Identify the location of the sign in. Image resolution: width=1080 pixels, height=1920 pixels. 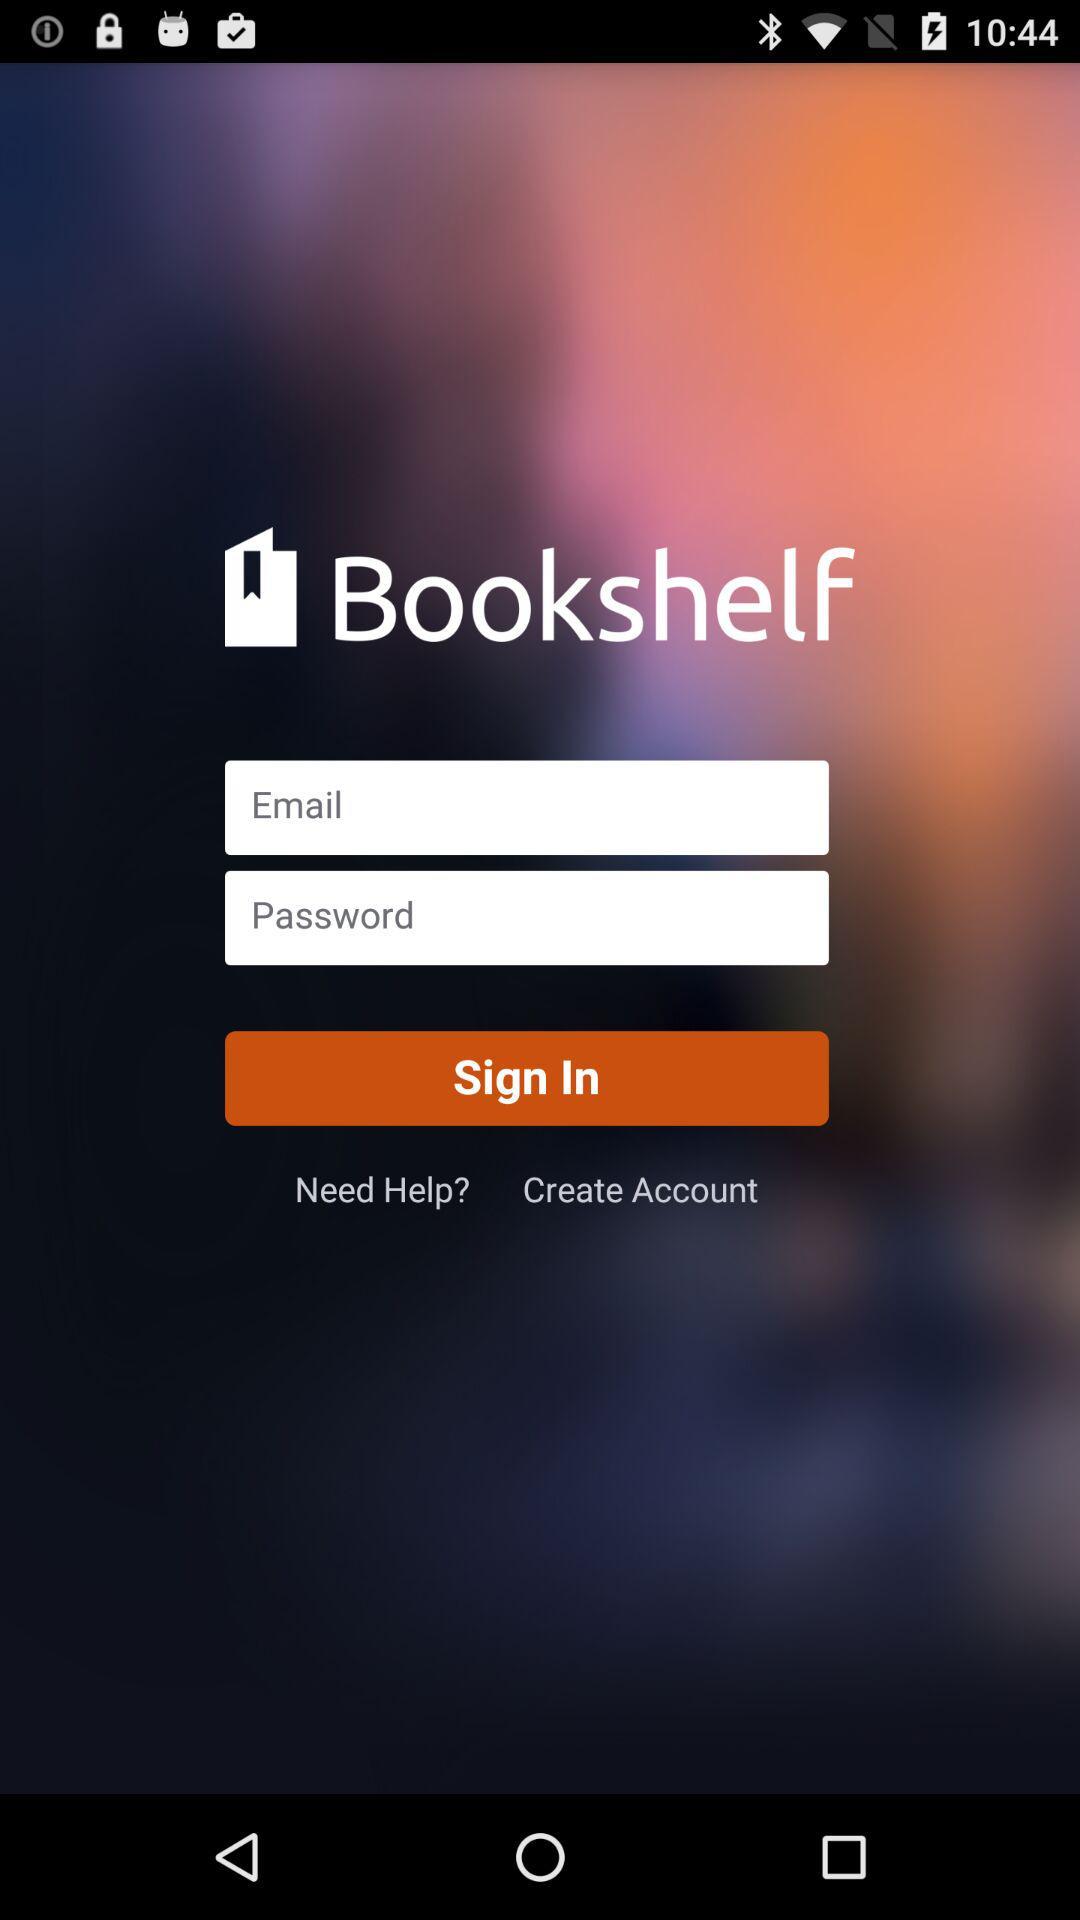
(525, 1077).